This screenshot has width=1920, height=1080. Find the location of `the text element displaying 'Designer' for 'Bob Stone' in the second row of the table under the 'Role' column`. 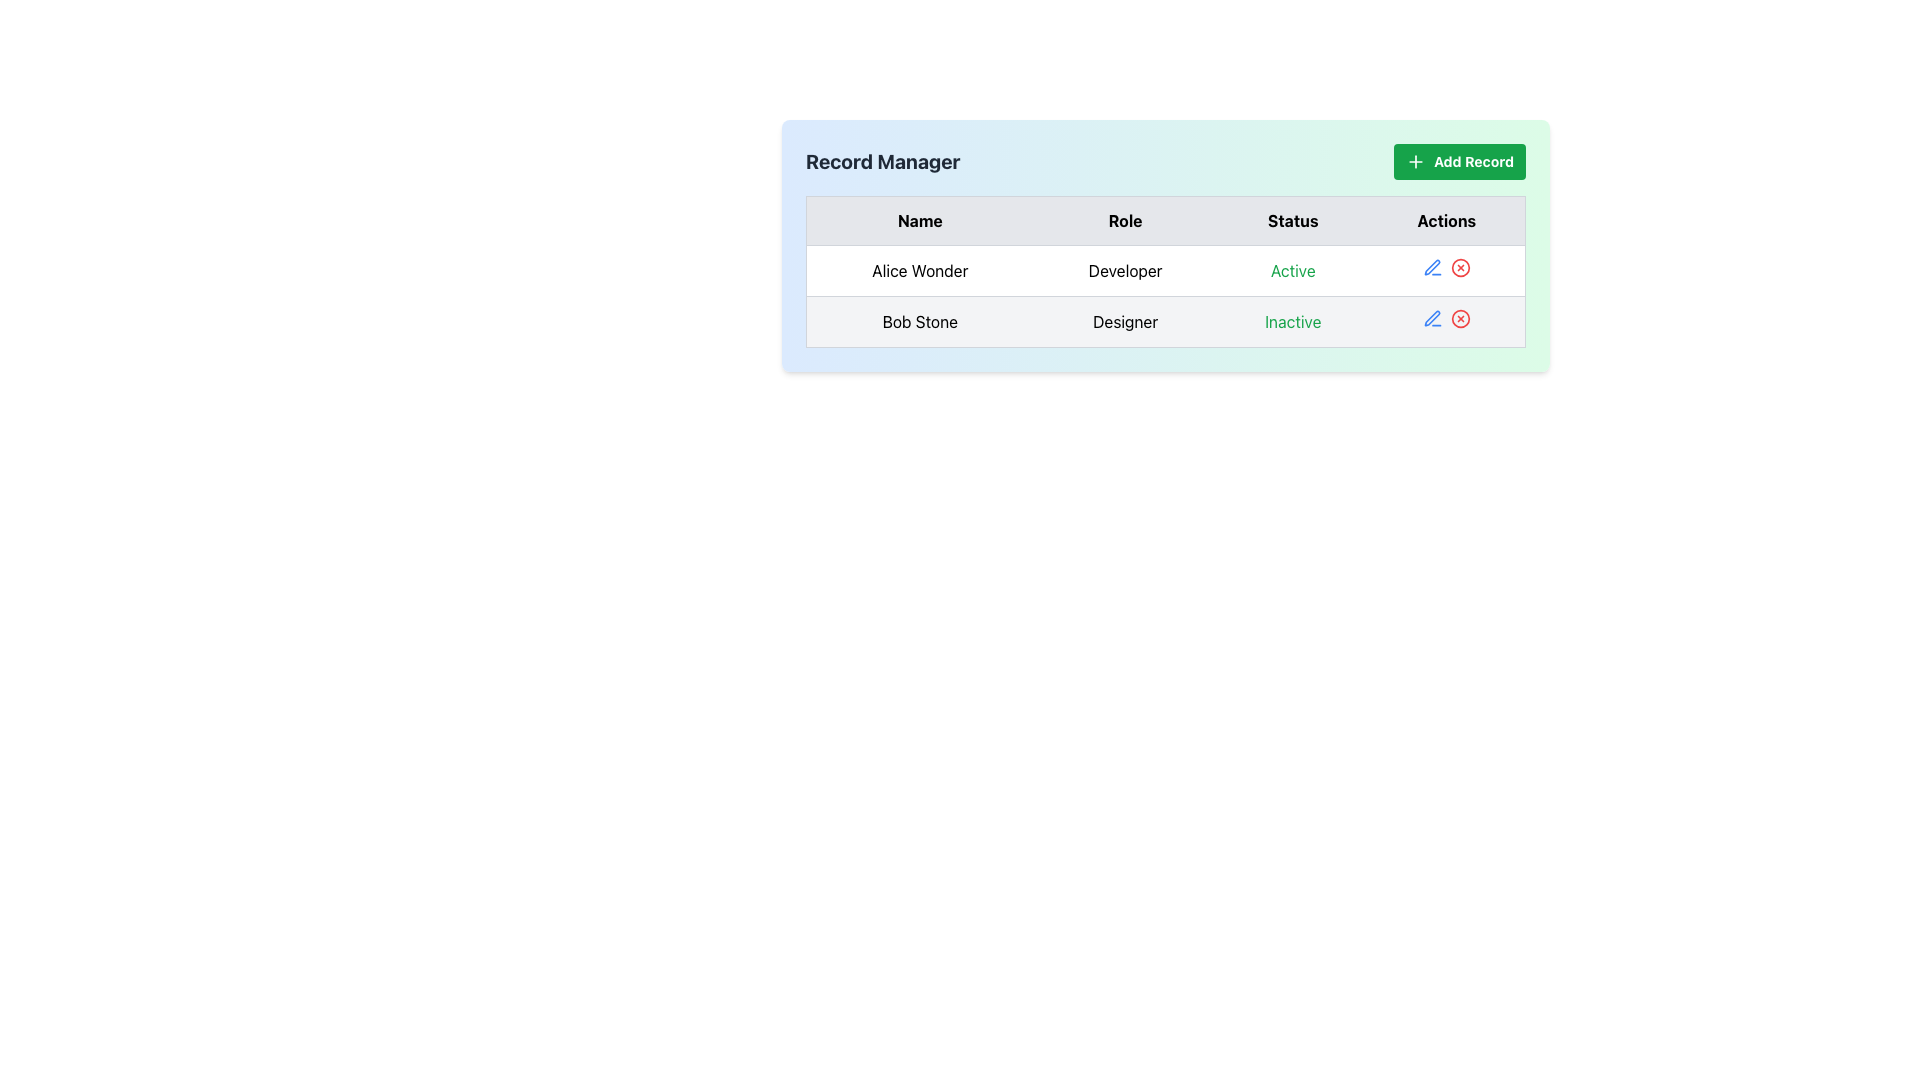

the text element displaying 'Designer' for 'Bob Stone' in the second row of the table under the 'Role' column is located at coordinates (1125, 320).